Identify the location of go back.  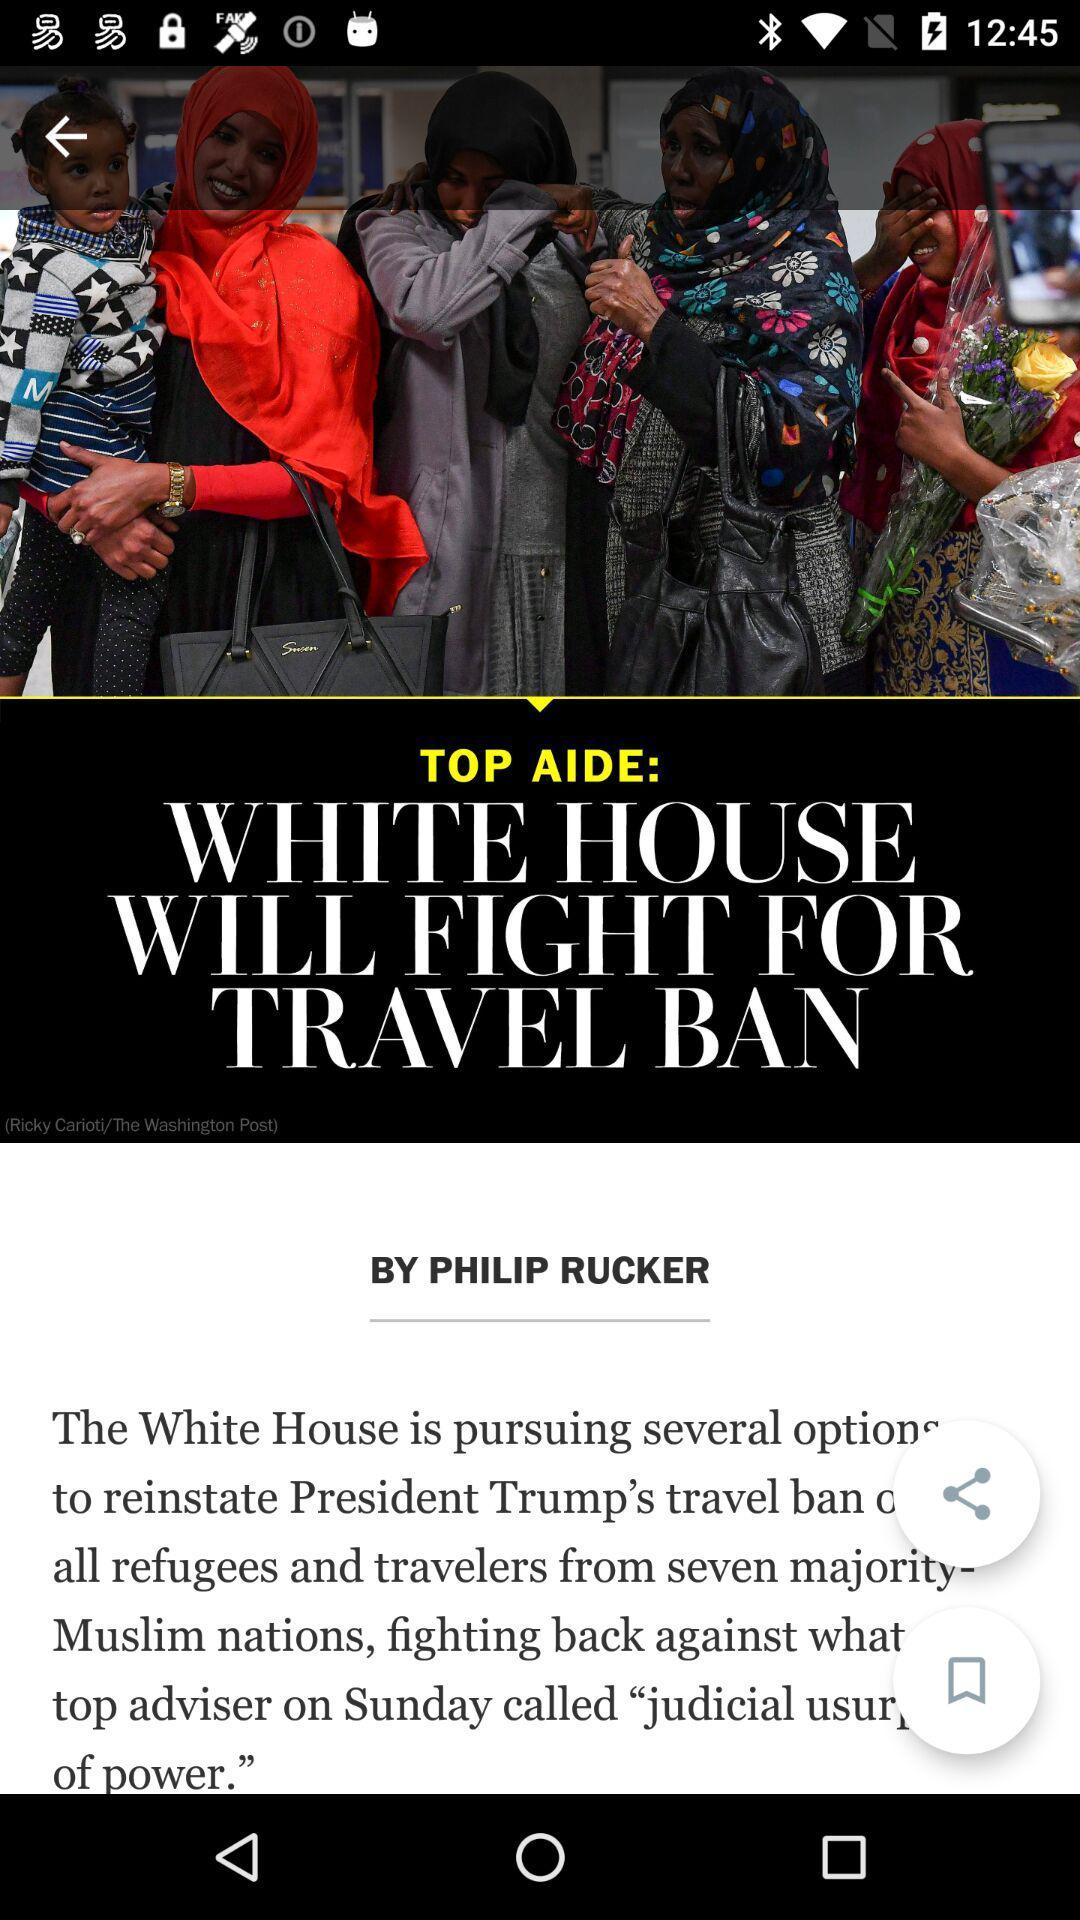
(64, 135).